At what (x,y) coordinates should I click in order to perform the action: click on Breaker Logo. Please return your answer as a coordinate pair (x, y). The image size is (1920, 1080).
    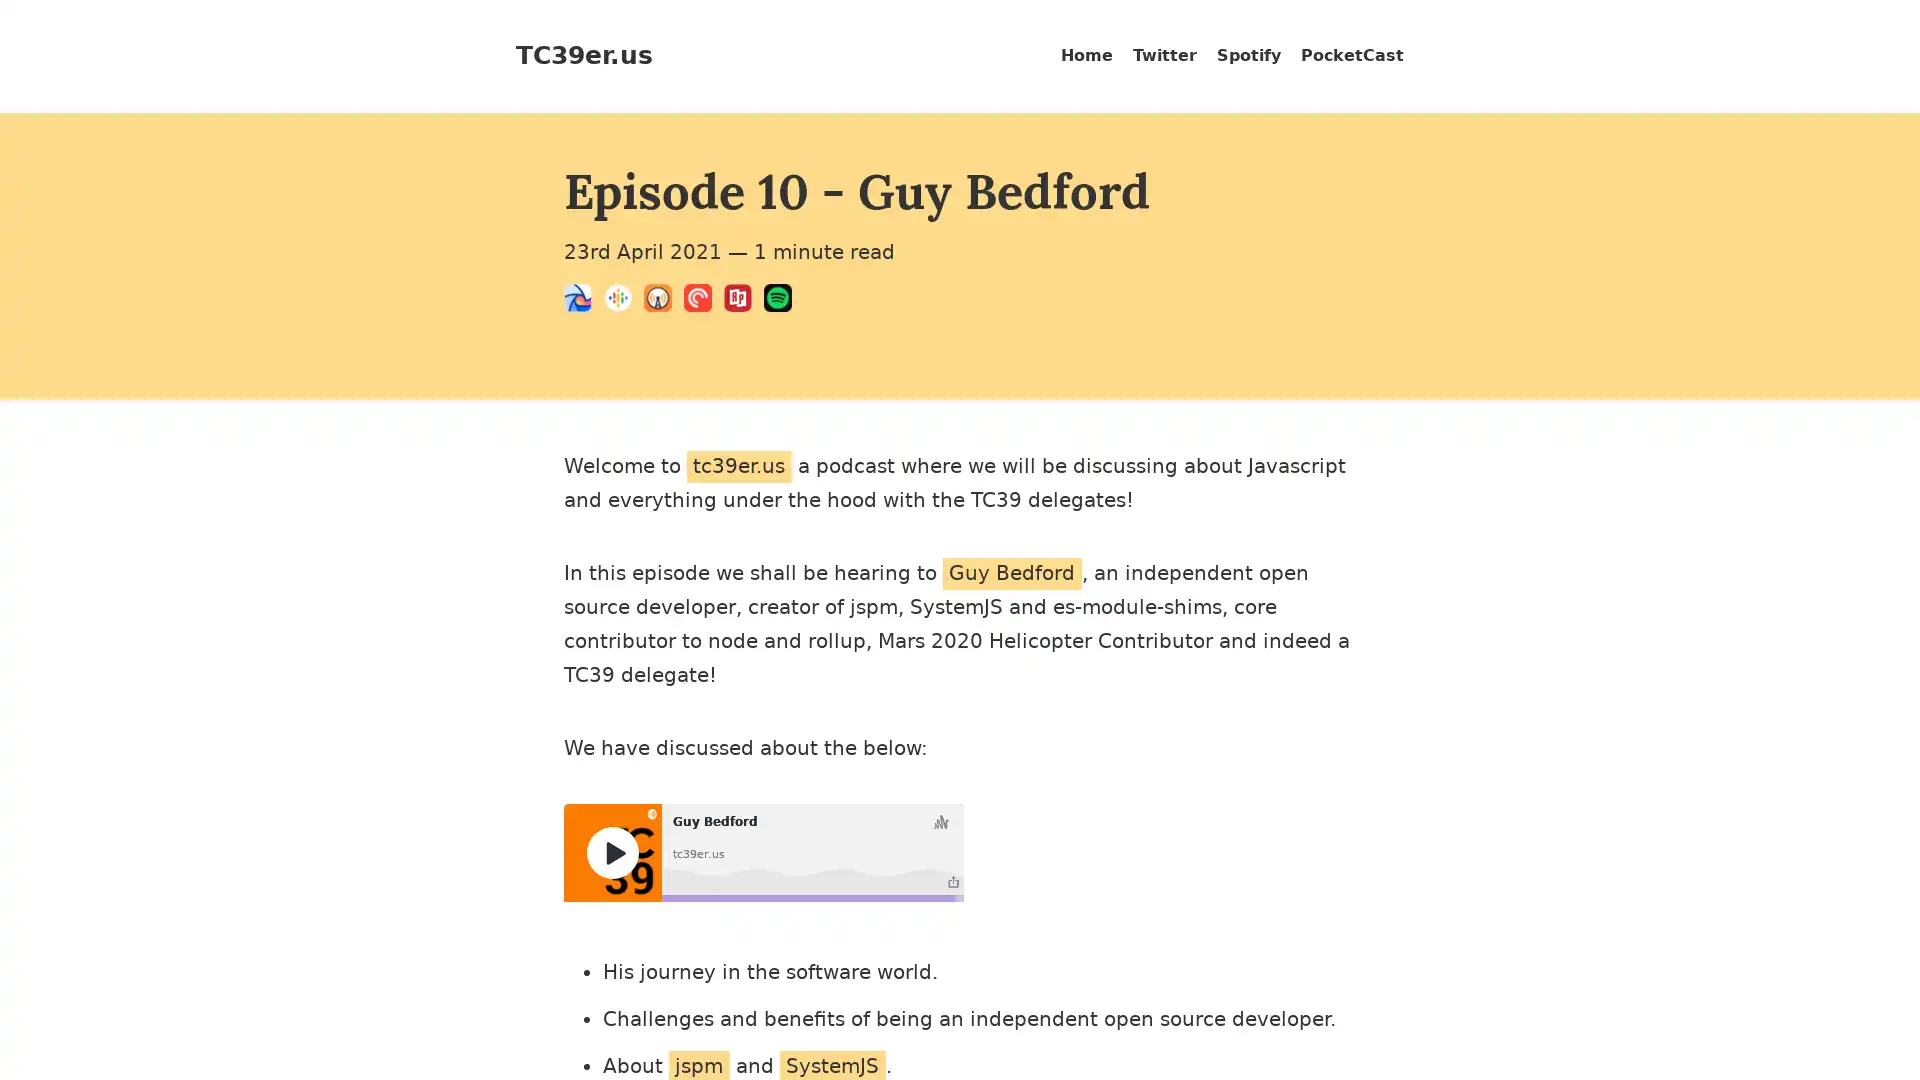
    Looking at the image, I should click on (583, 301).